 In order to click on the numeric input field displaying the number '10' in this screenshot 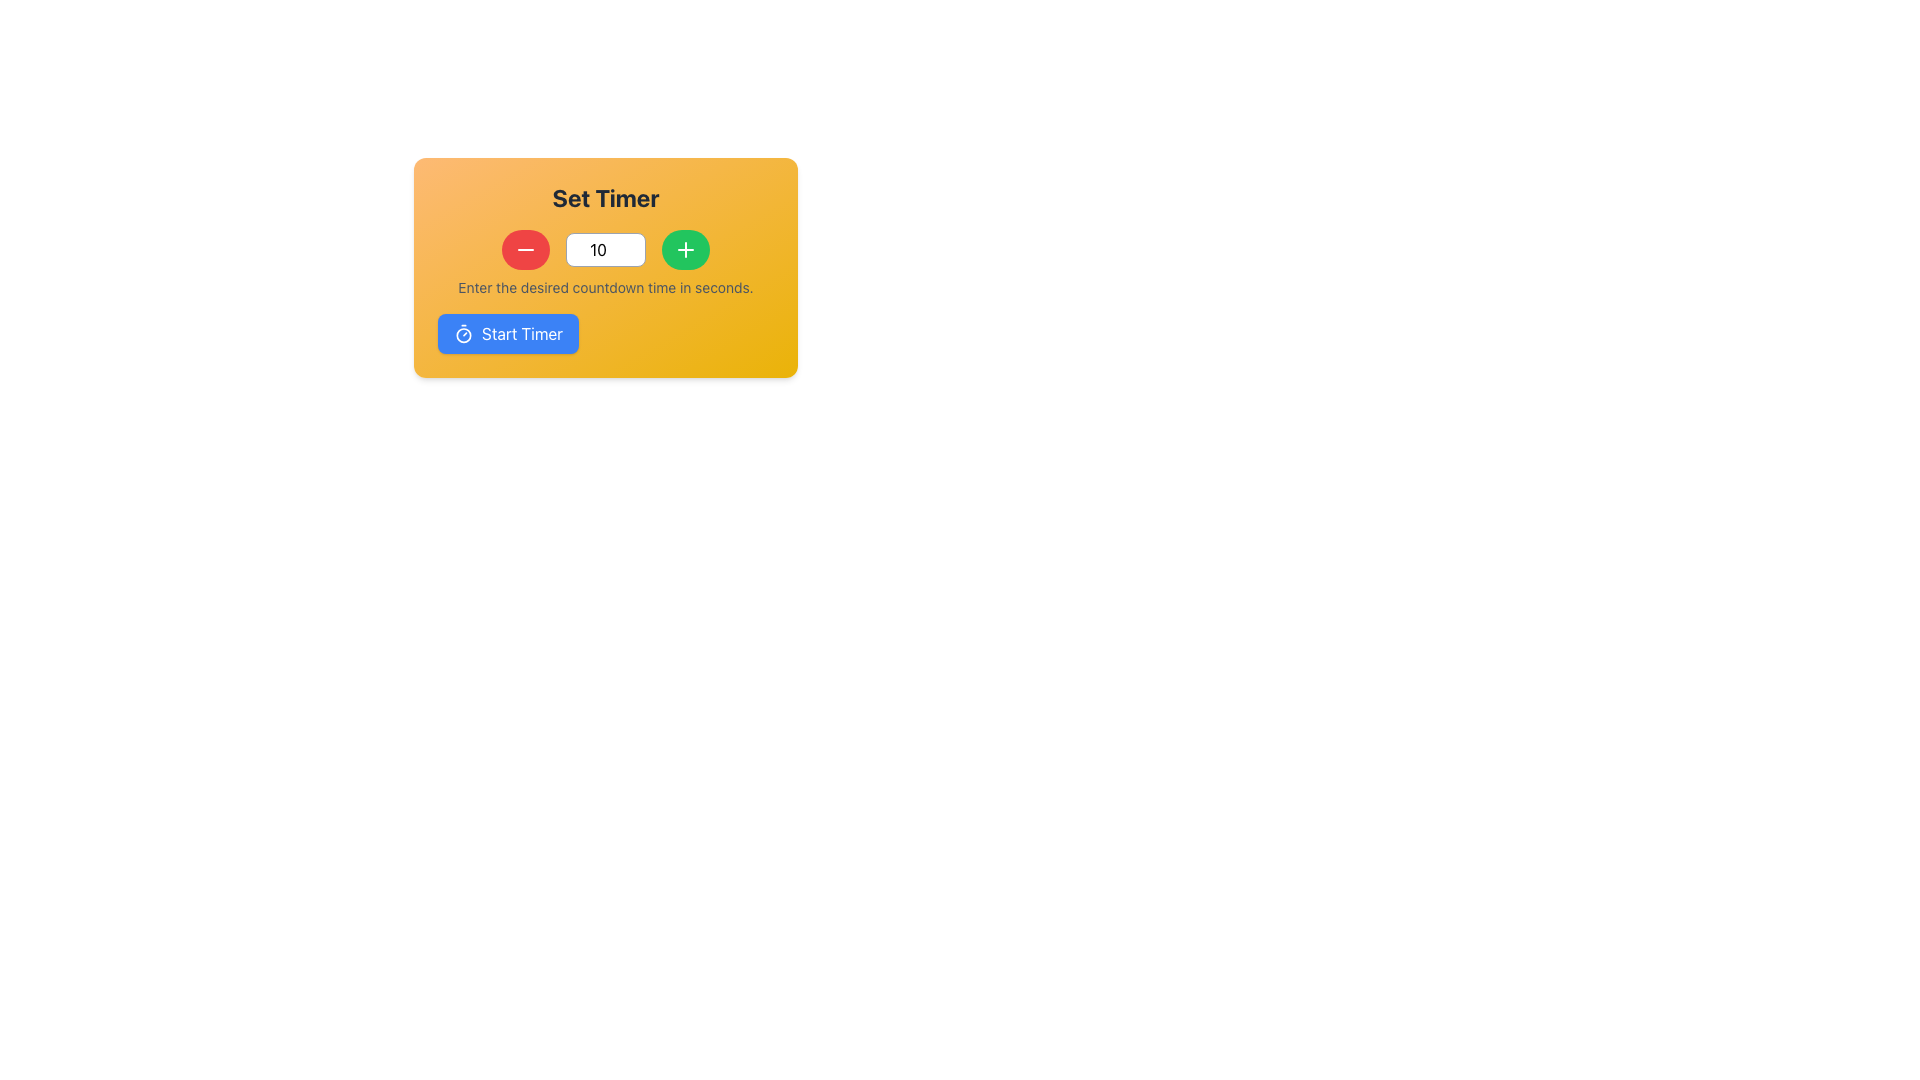, I will do `click(604, 249)`.